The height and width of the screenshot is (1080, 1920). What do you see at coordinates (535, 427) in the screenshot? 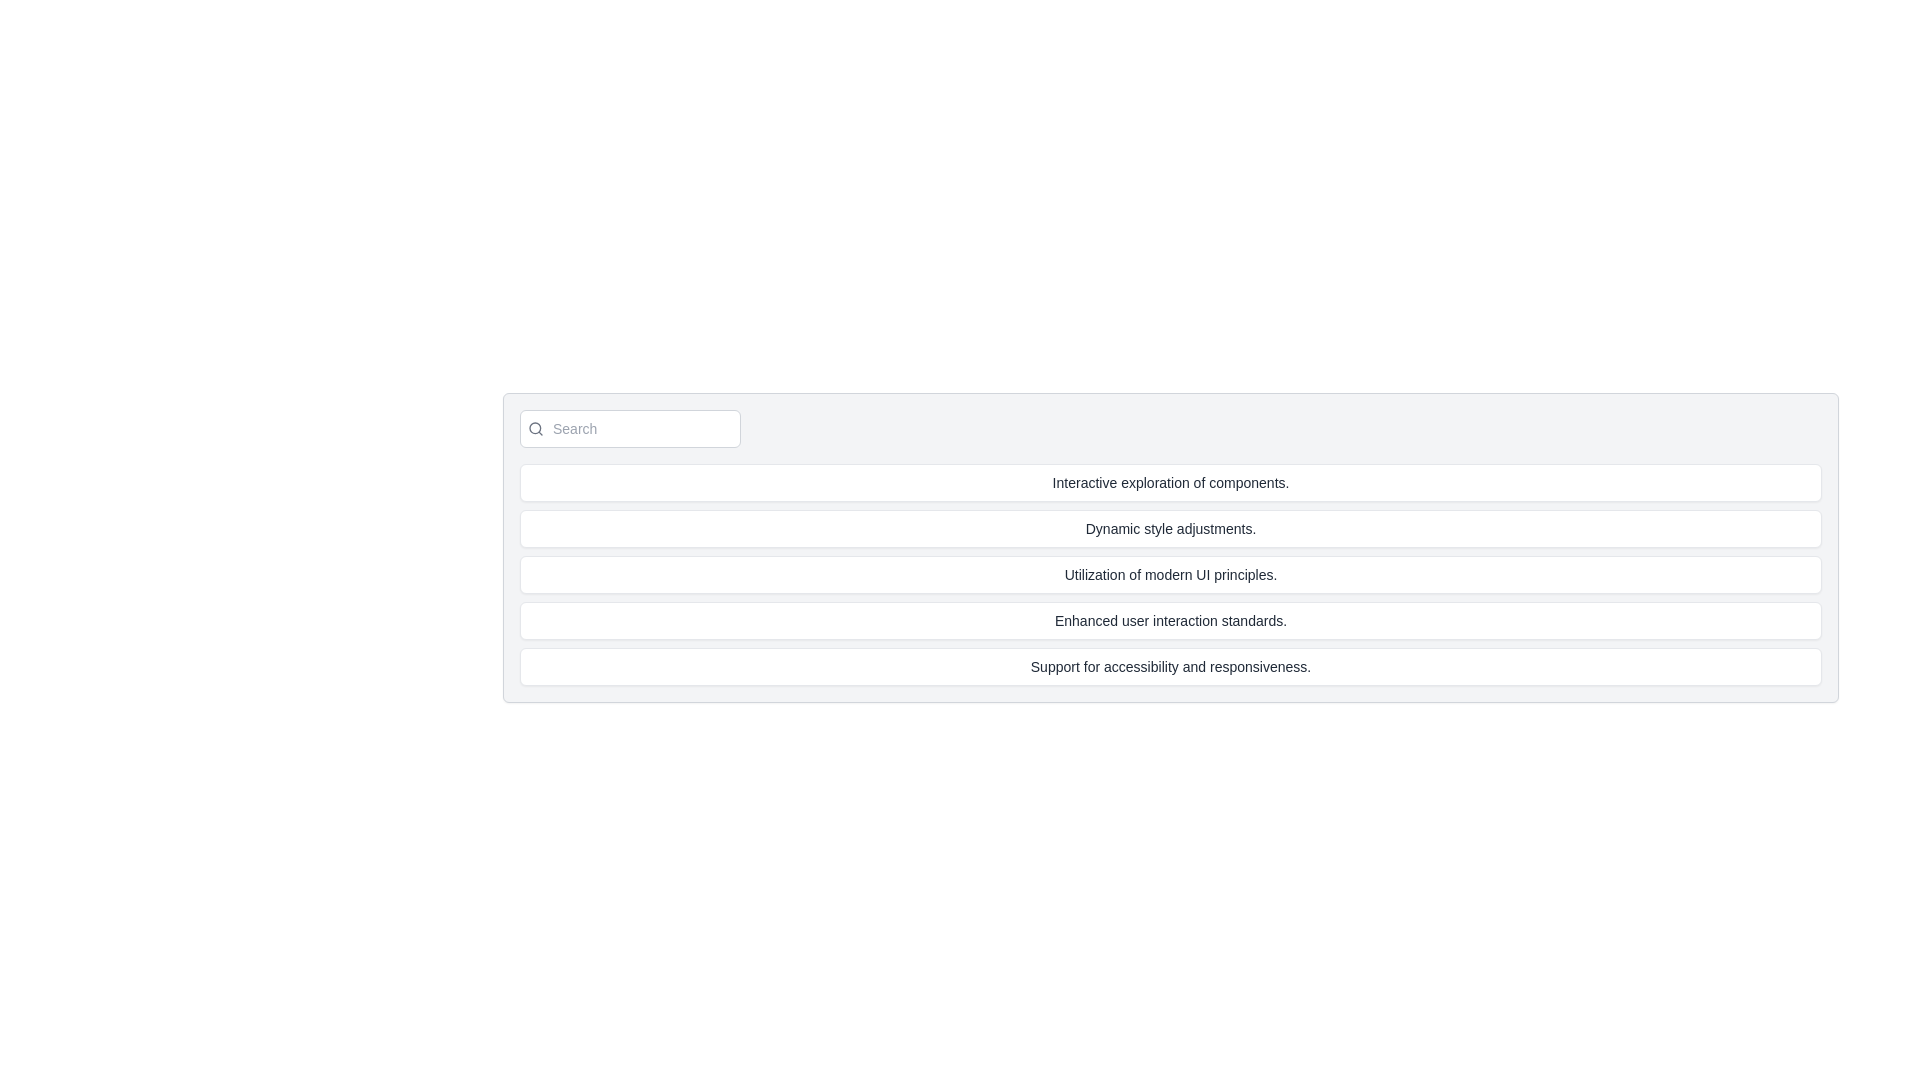
I see `the decorative circular element of the search magnifying glass icon, which is positioned at the center of the 'Search' input box in the user interface` at bounding box center [535, 427].